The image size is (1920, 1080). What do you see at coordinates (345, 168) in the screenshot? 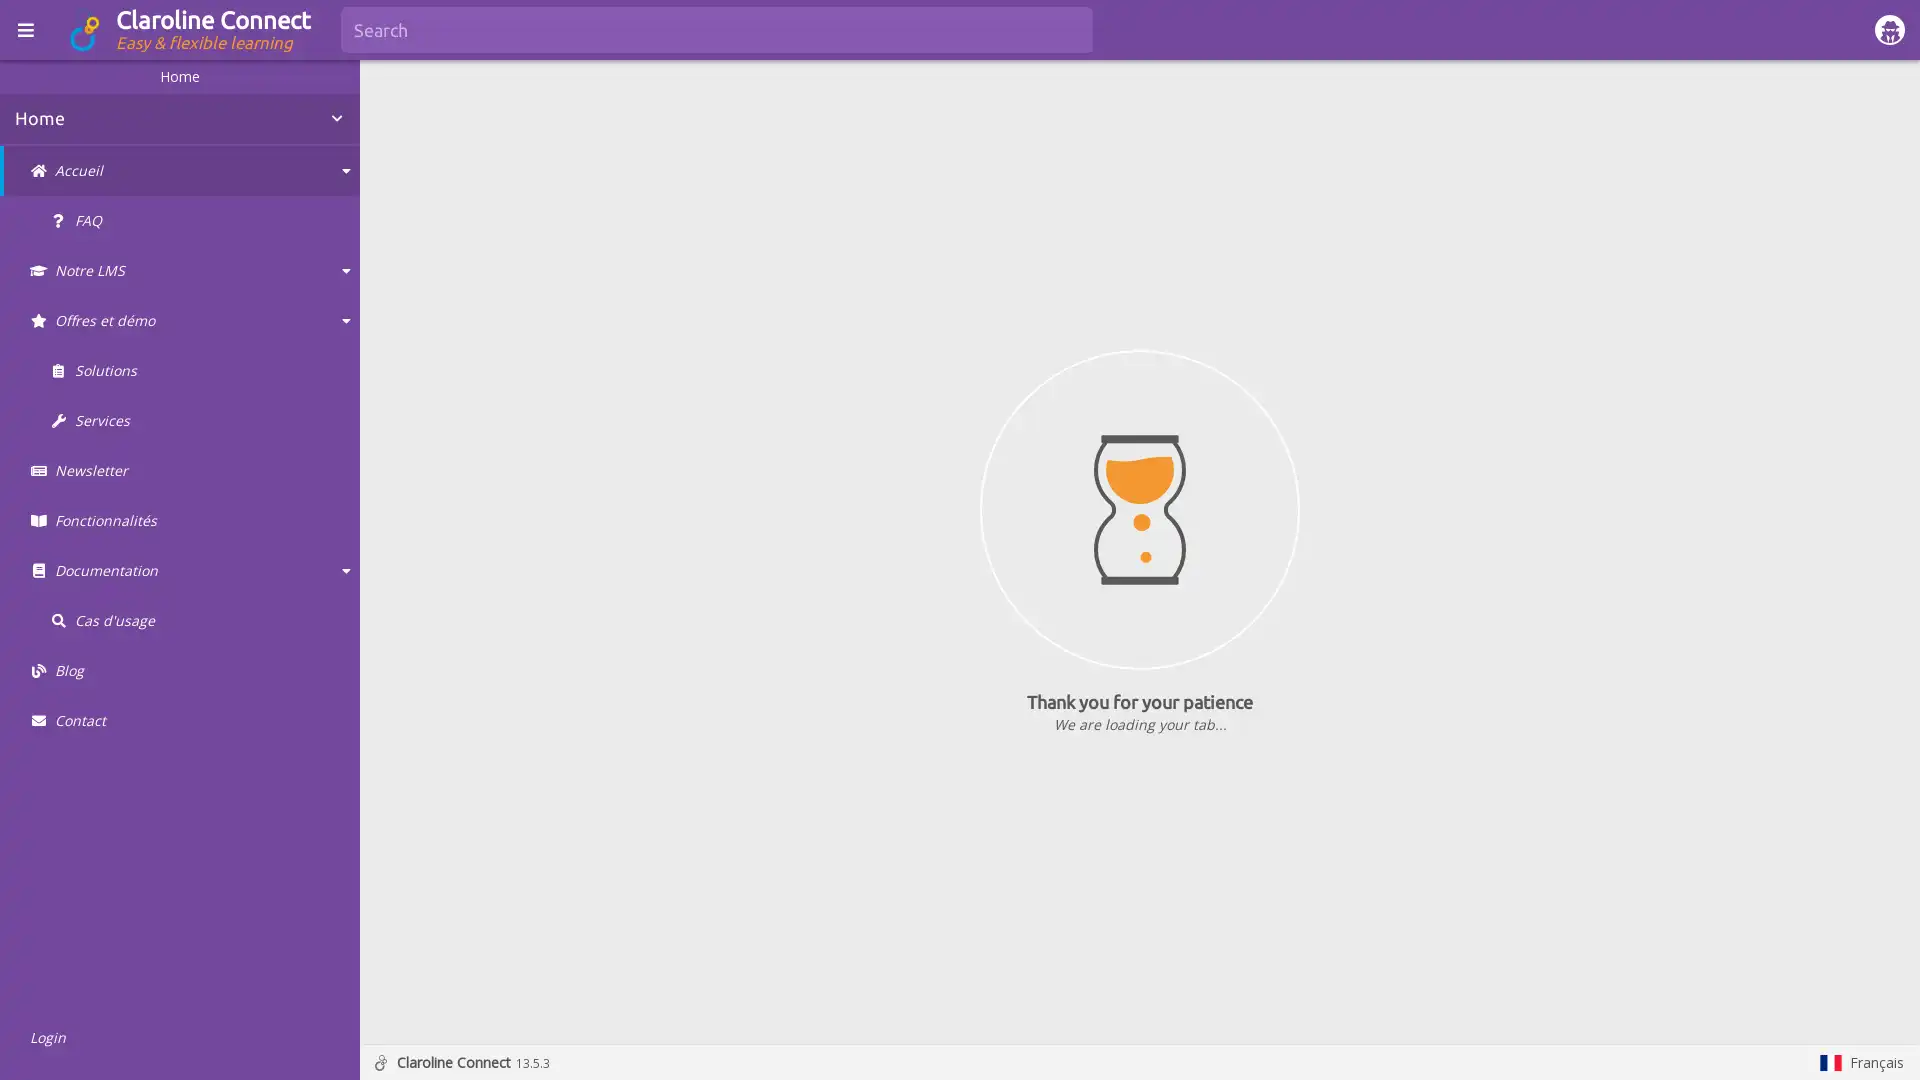
I see `Collapse` at bounding box center [345, 168].